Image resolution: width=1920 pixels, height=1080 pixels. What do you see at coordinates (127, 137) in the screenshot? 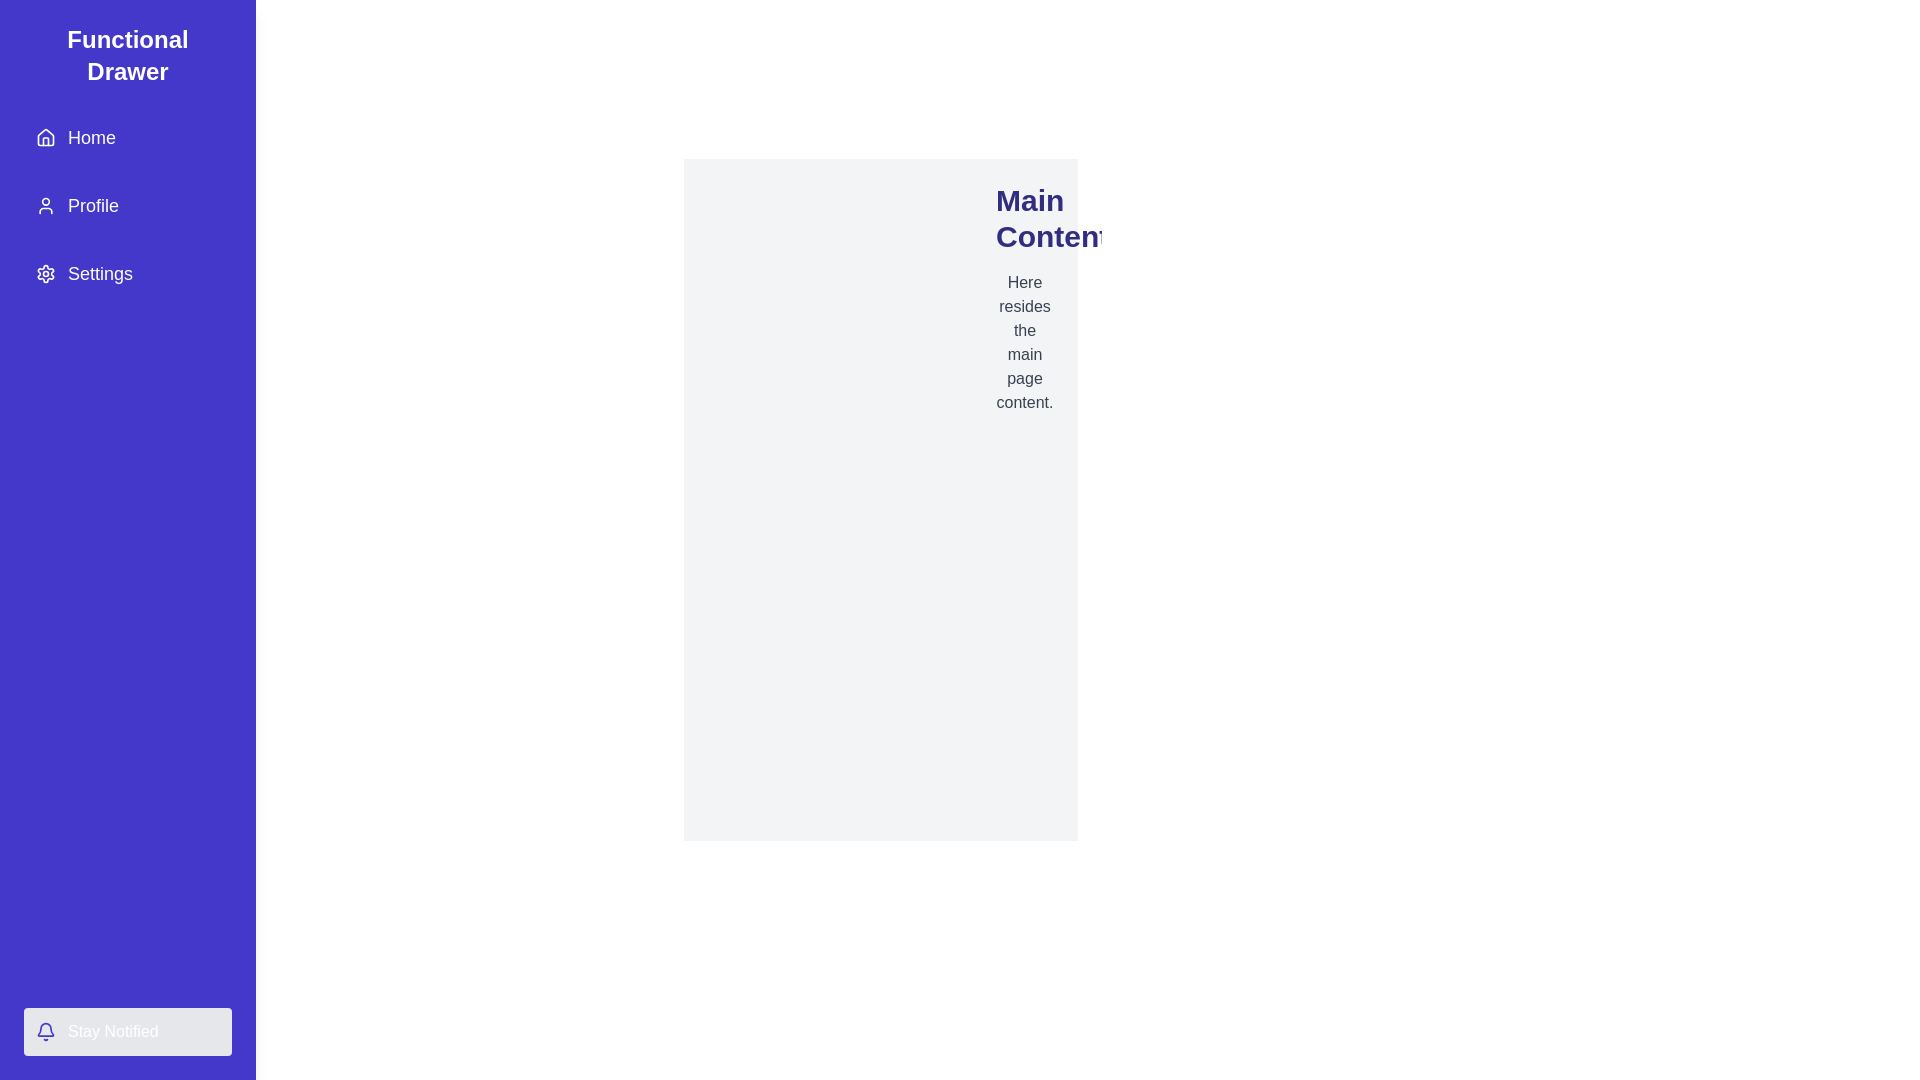
I see `the menu item Home to navigate` at bounding box center [127, 137].